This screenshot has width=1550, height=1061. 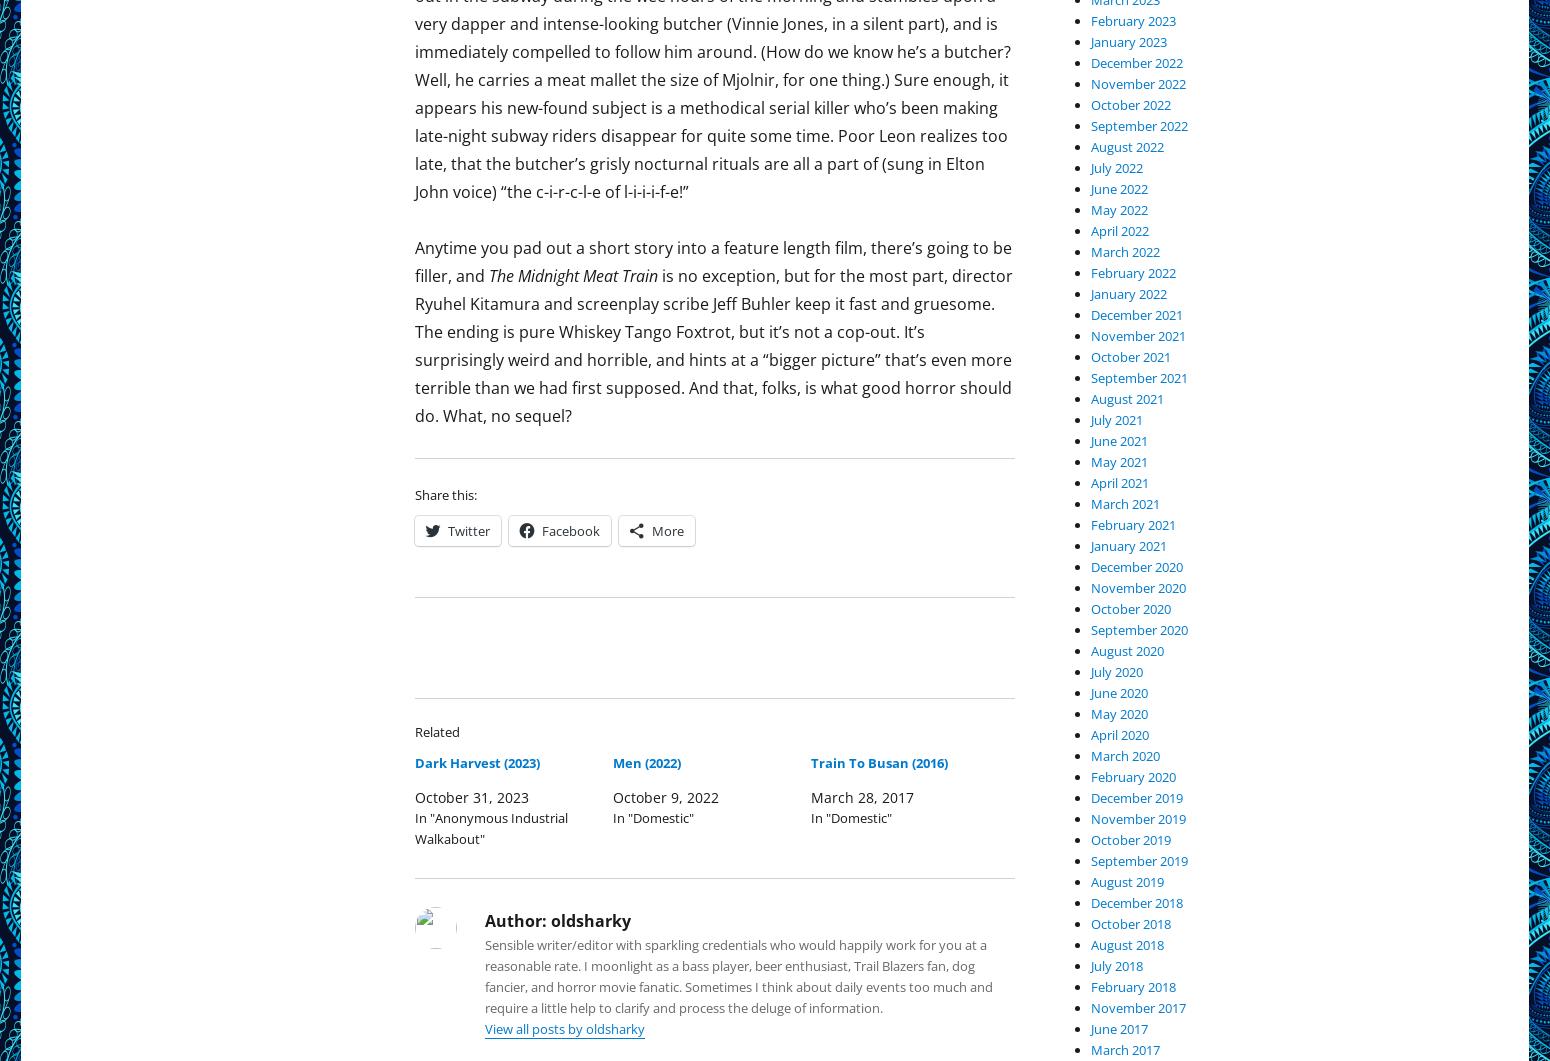 What do you see at coordinates (1118, 208) in the screenshot?
I see `'May 2022'` at bounding box center [1118, 208].